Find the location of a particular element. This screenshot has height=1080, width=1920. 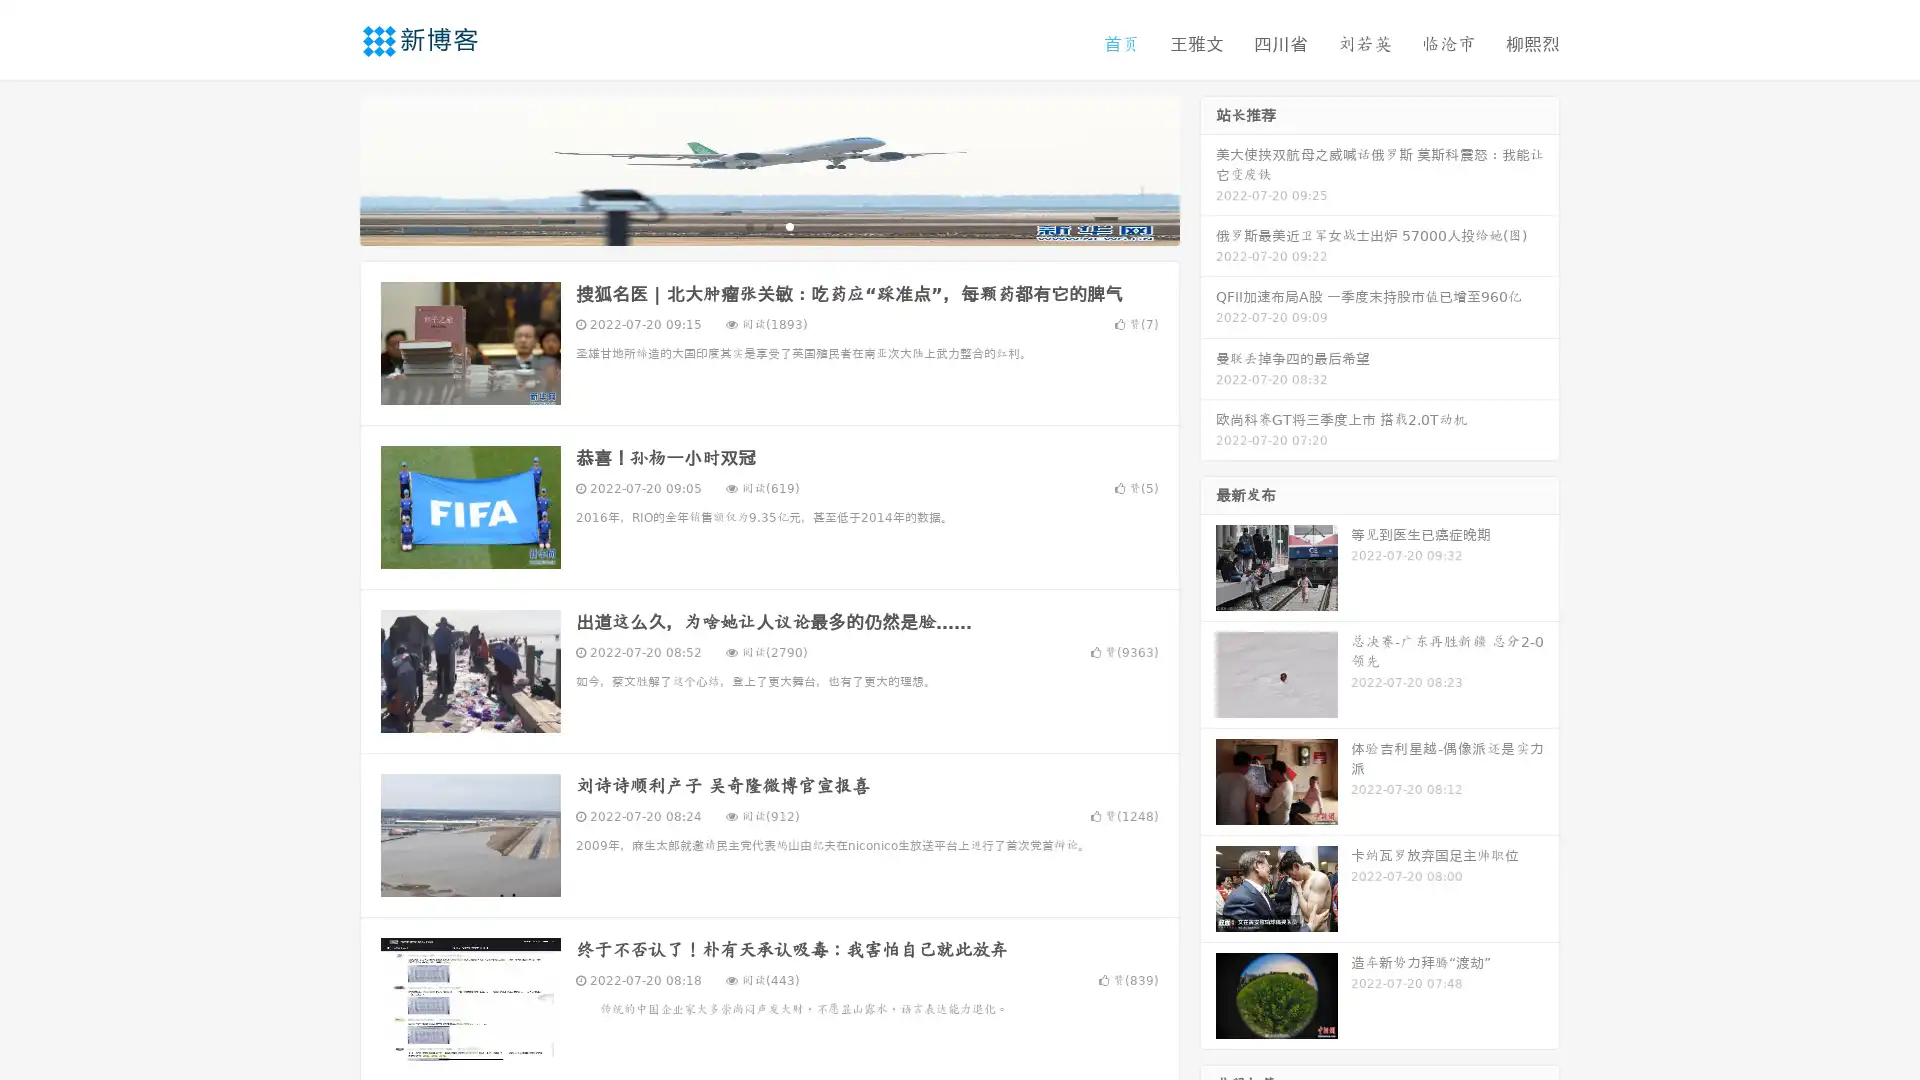

Go to slide 1 is located at coordinates (748, 225).